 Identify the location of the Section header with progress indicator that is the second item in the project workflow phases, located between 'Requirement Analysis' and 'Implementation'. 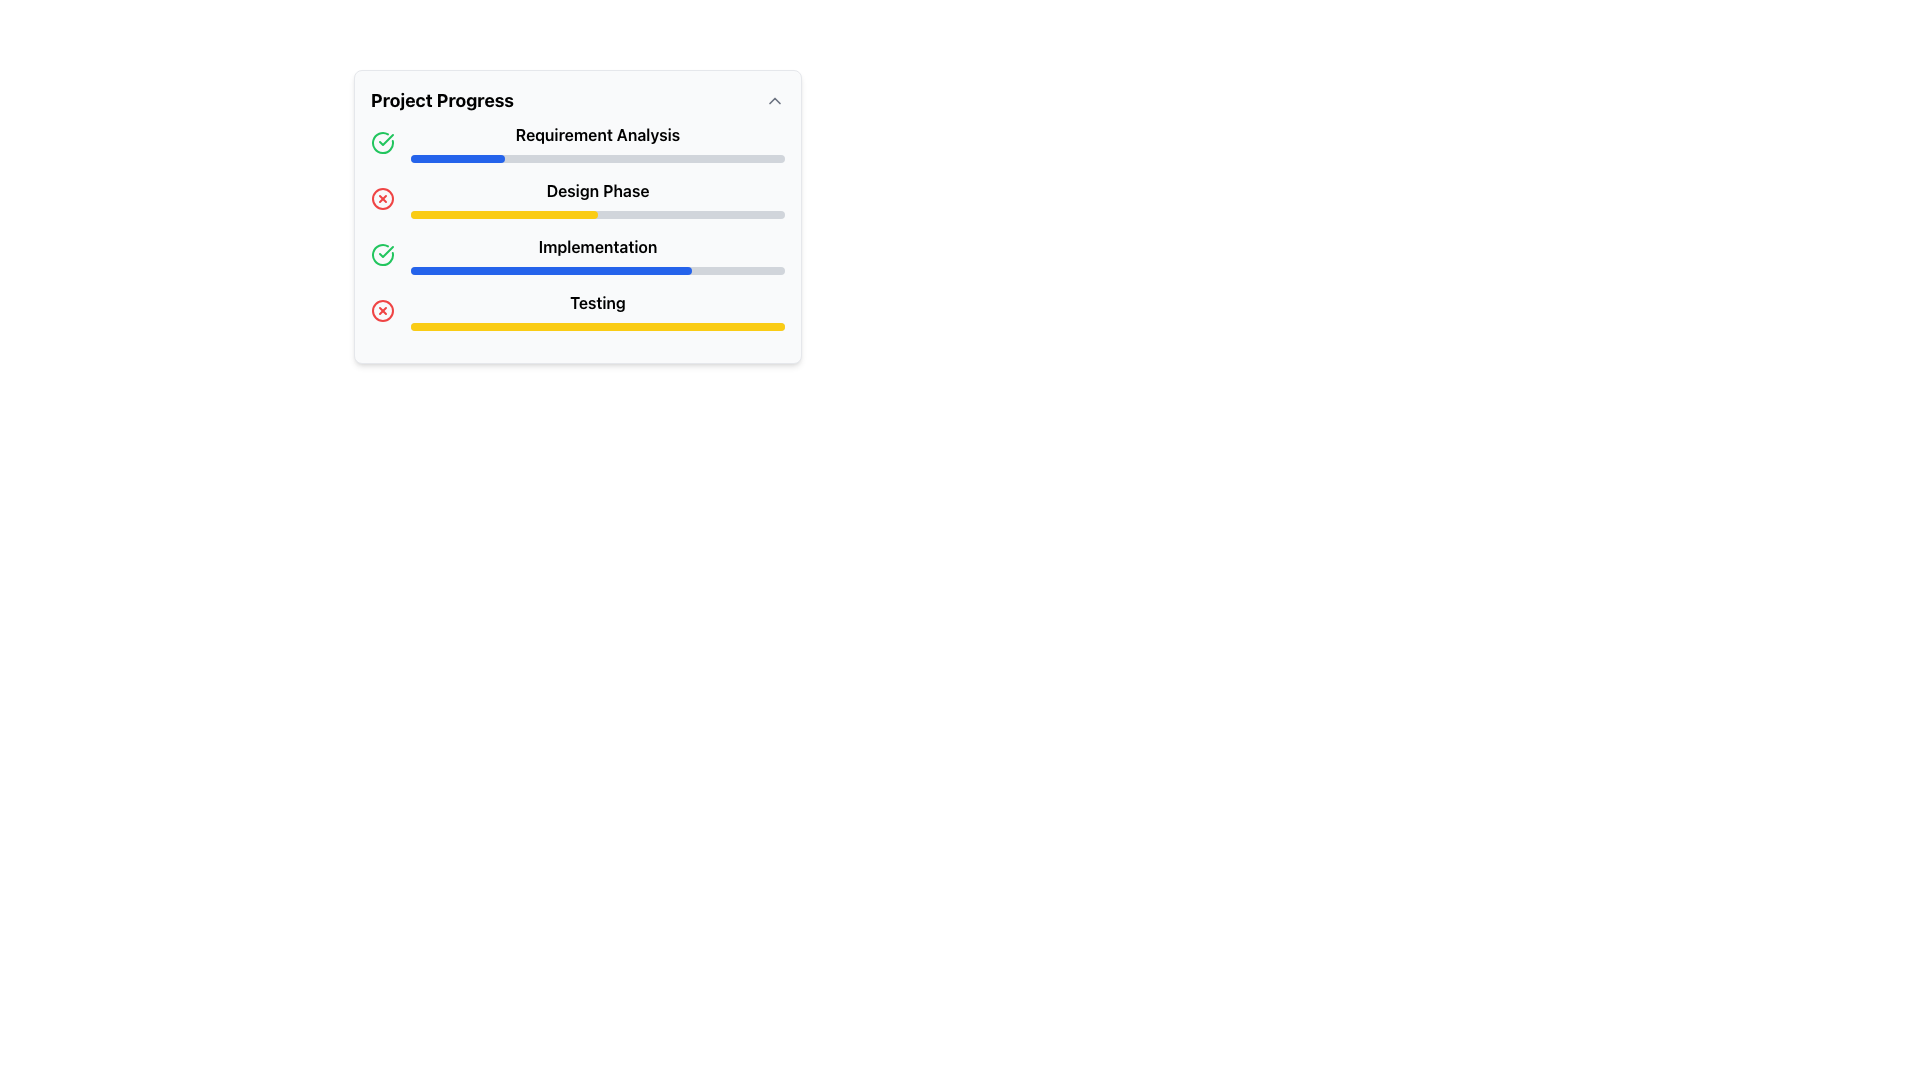
(576, 199).